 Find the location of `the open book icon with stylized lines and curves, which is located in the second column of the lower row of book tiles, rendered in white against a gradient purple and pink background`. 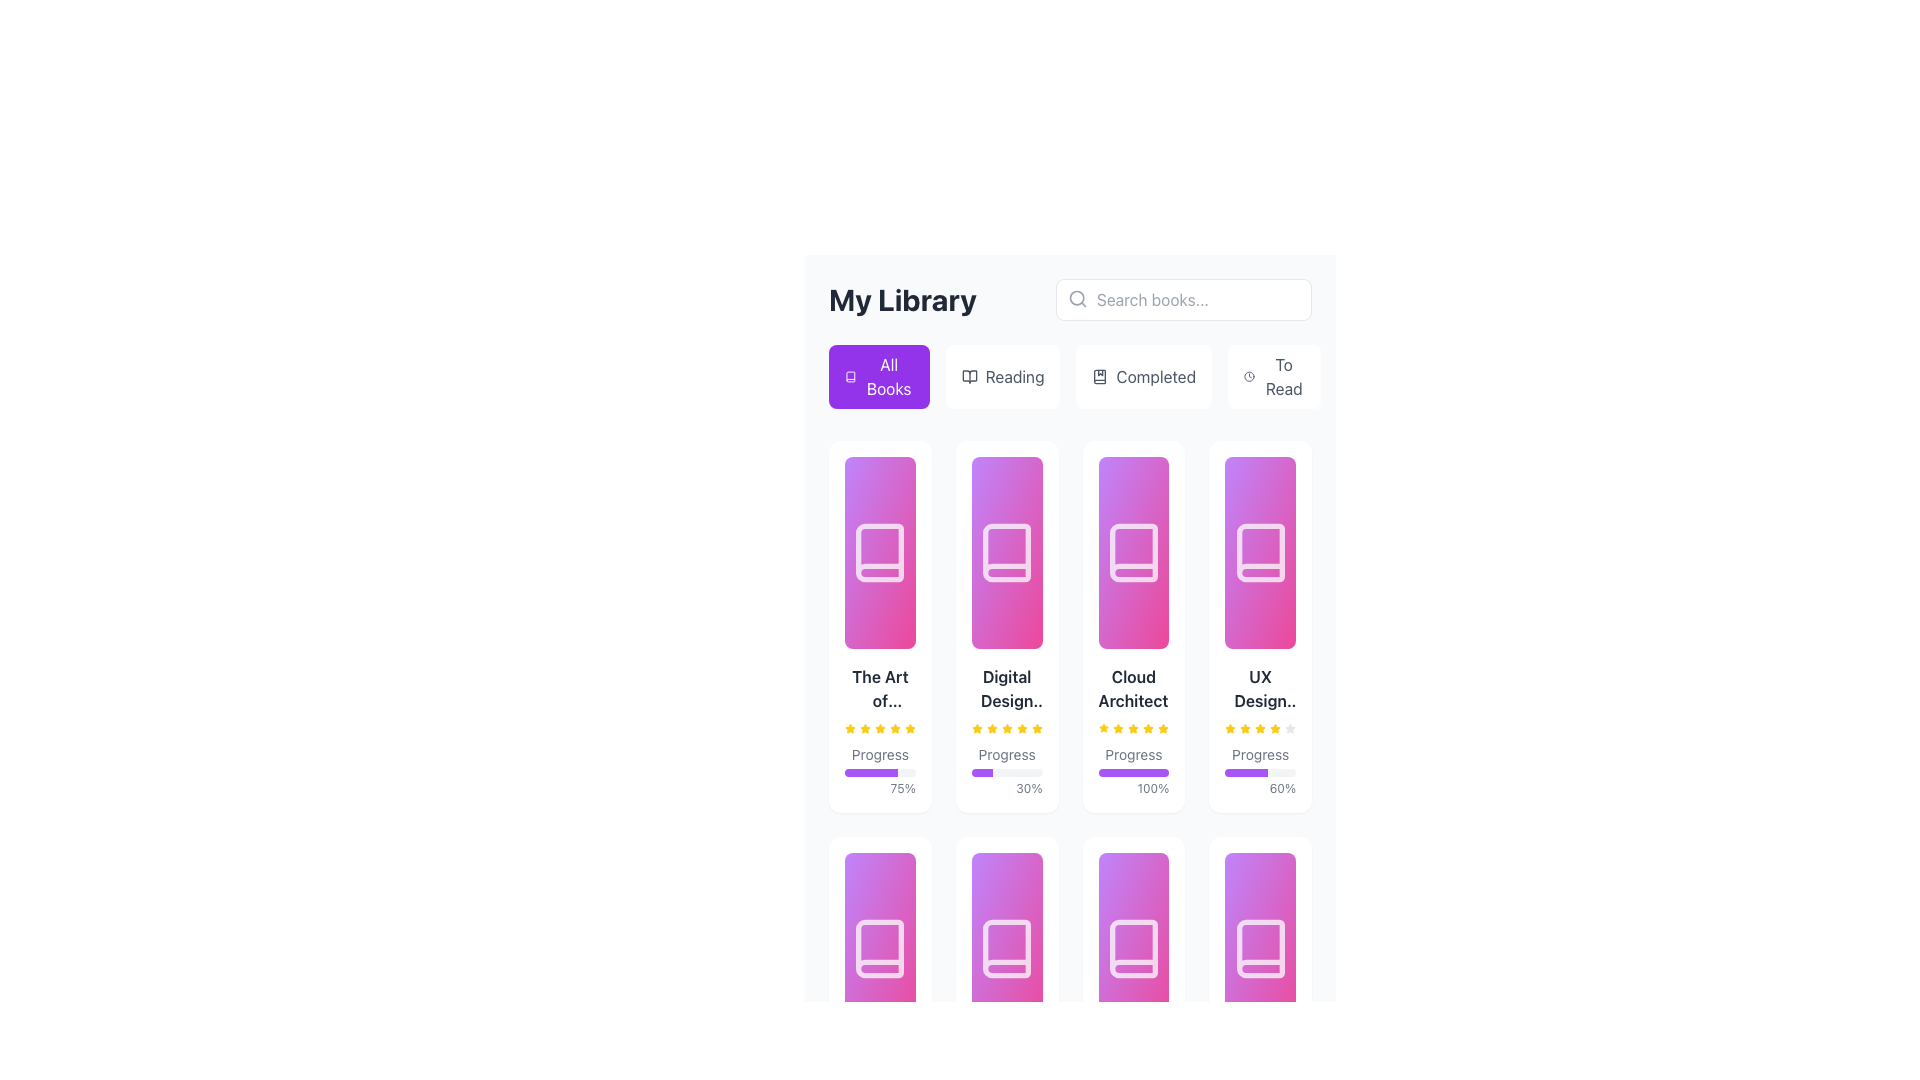

the open book icon with stylized lines and curves, which is located in the second column of the lower row of book tiles, rendered in white against a gradient purple and pink background is located at coordinates (1007, 947).